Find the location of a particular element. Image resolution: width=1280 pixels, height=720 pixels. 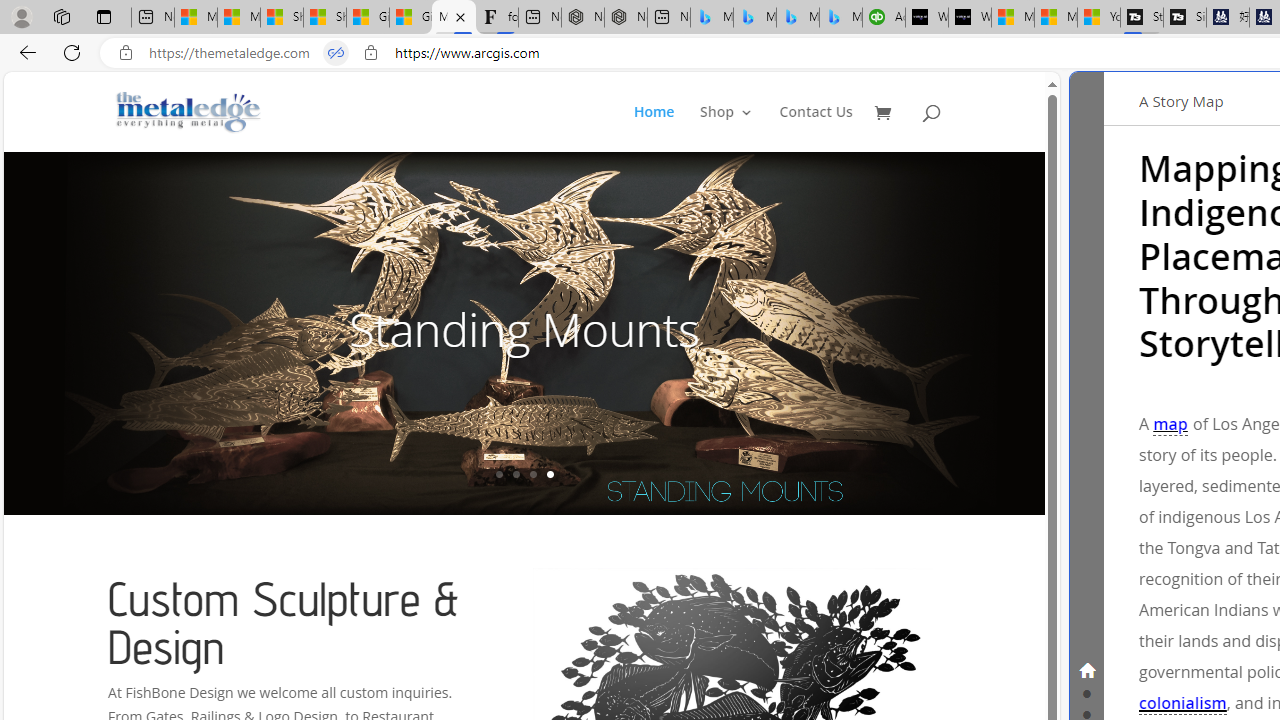

'Metal Fish Sculptures & Metal Designs' is located at coordinates (189, 111).